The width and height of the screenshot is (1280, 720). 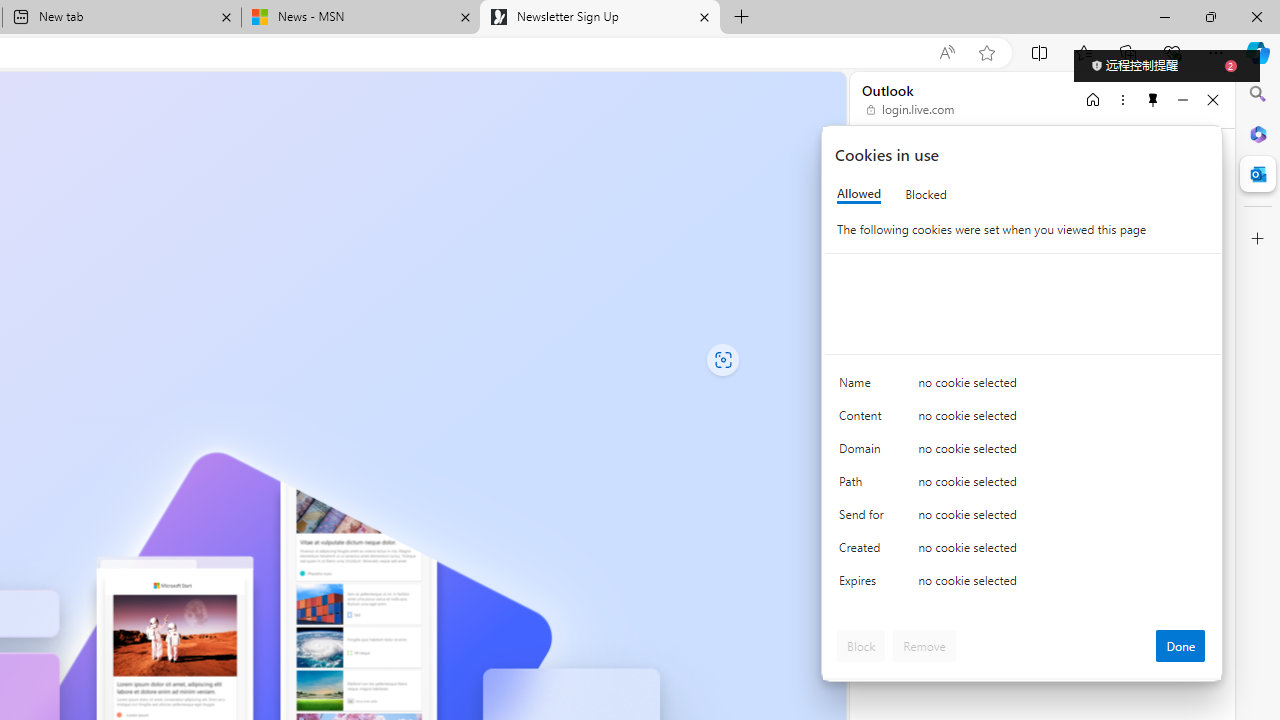 I want to click on 'Newsletter Sign Up', so click(x=599, y=17).